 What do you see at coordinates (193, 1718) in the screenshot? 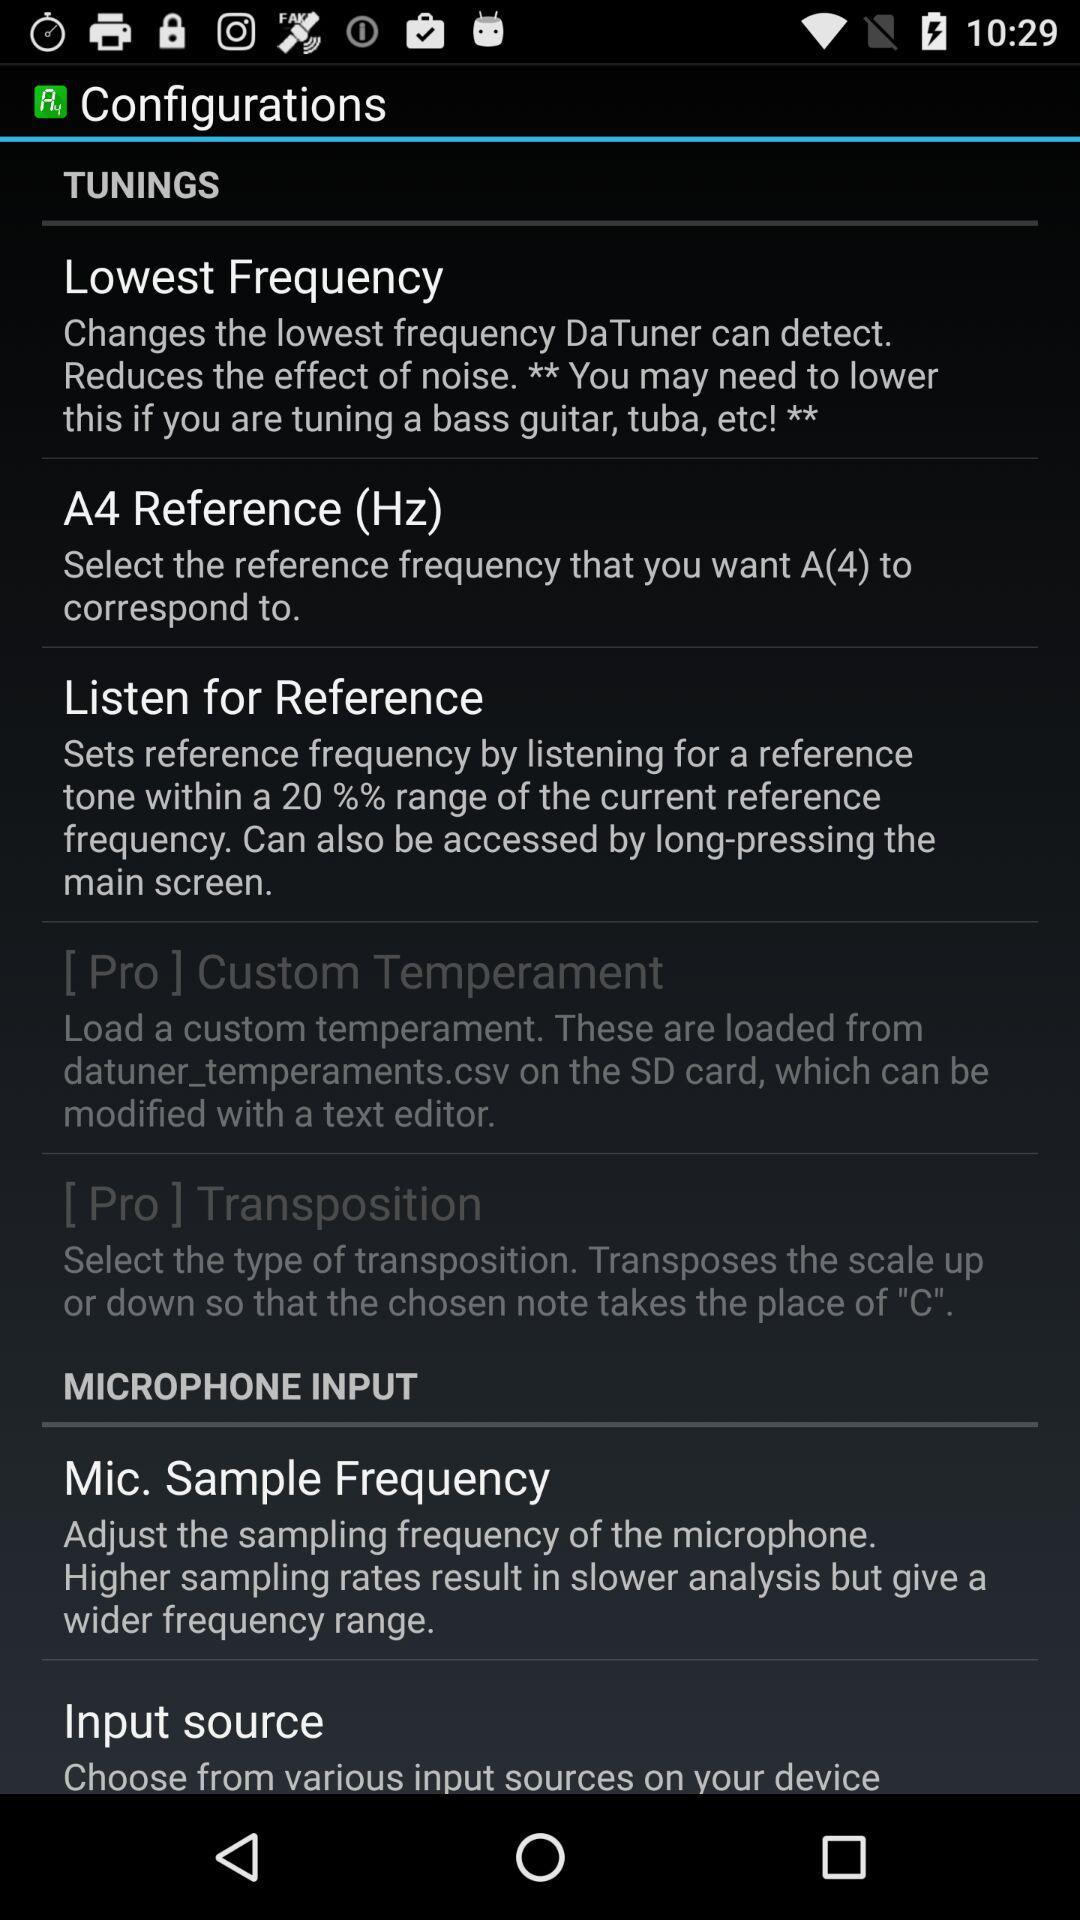
I see `app below the adjust the sampling item` at bounding box center [193, 1718].